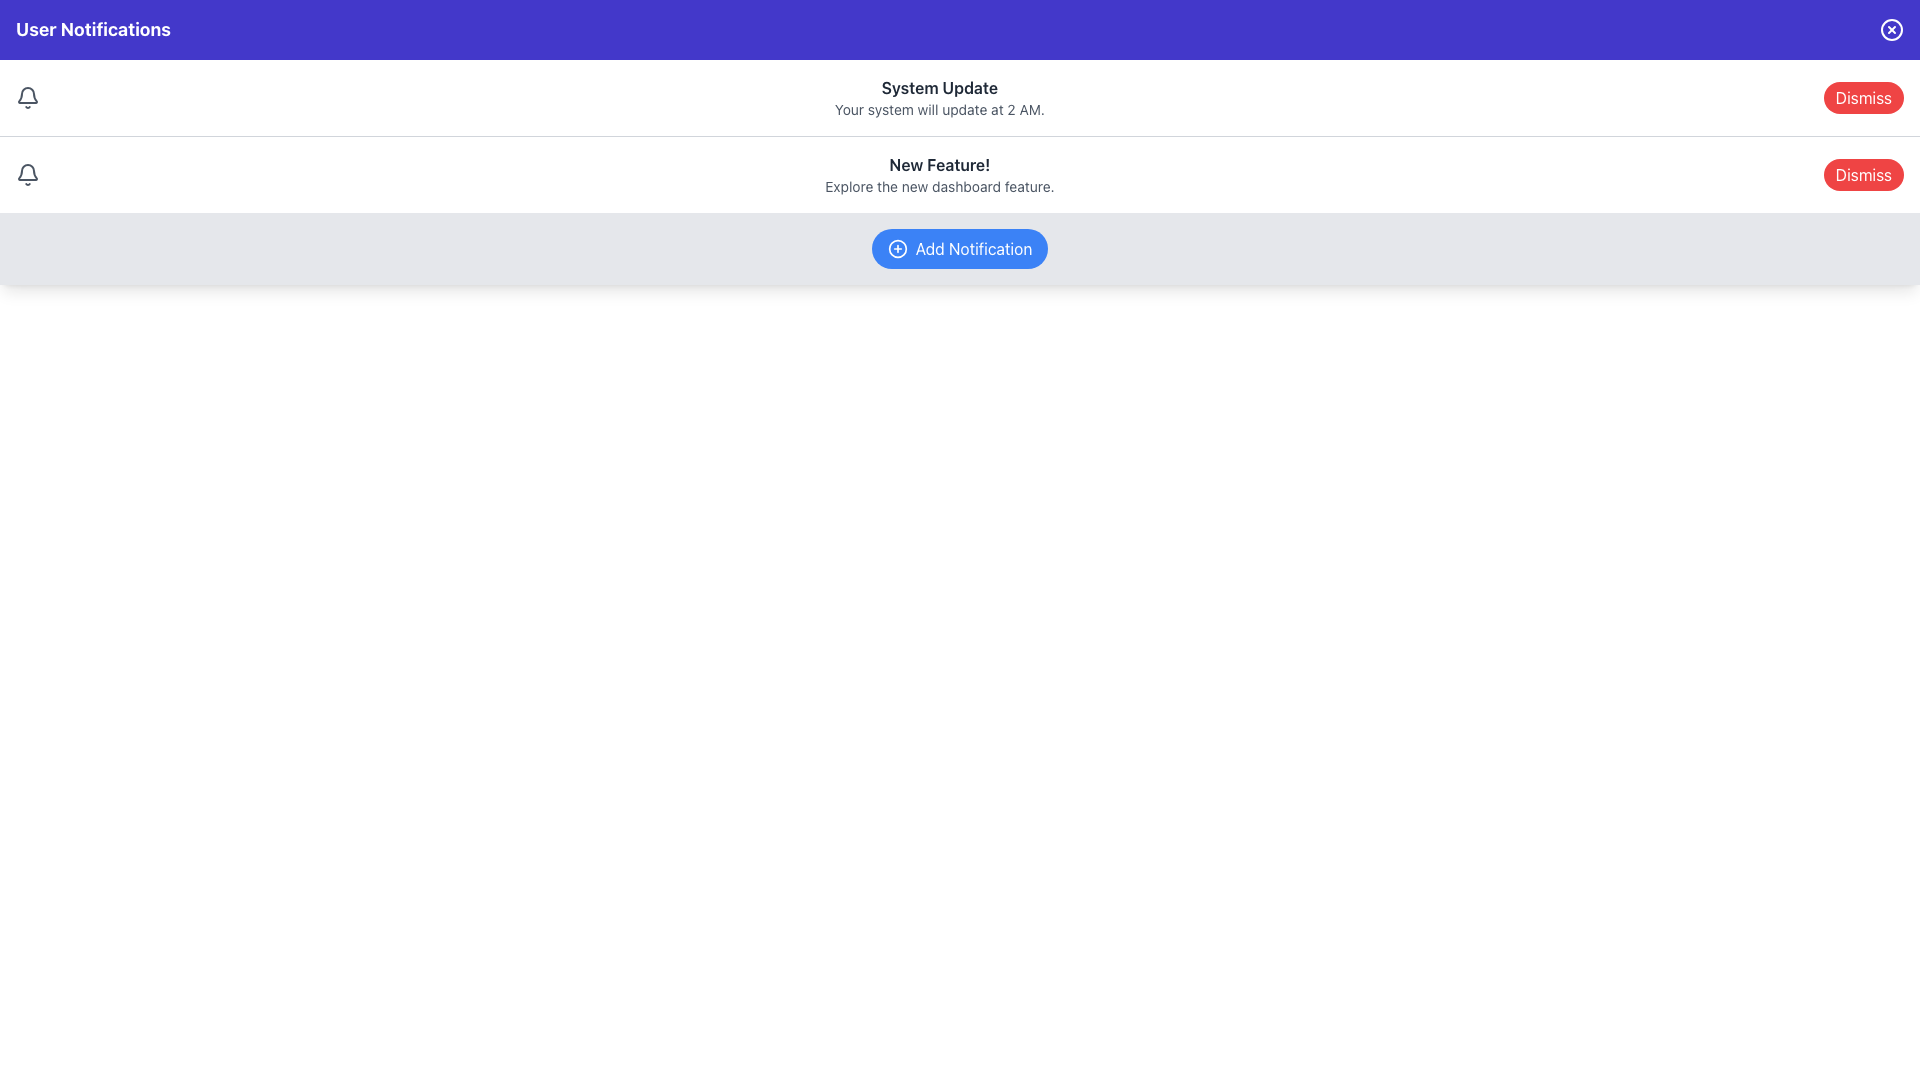 The width and height of the screenshot is (1920, 1080). Describe the element at coordinates (28, 173) in the screenshot. I see `the gray bell icon located within the notification card, positioned` at that location.